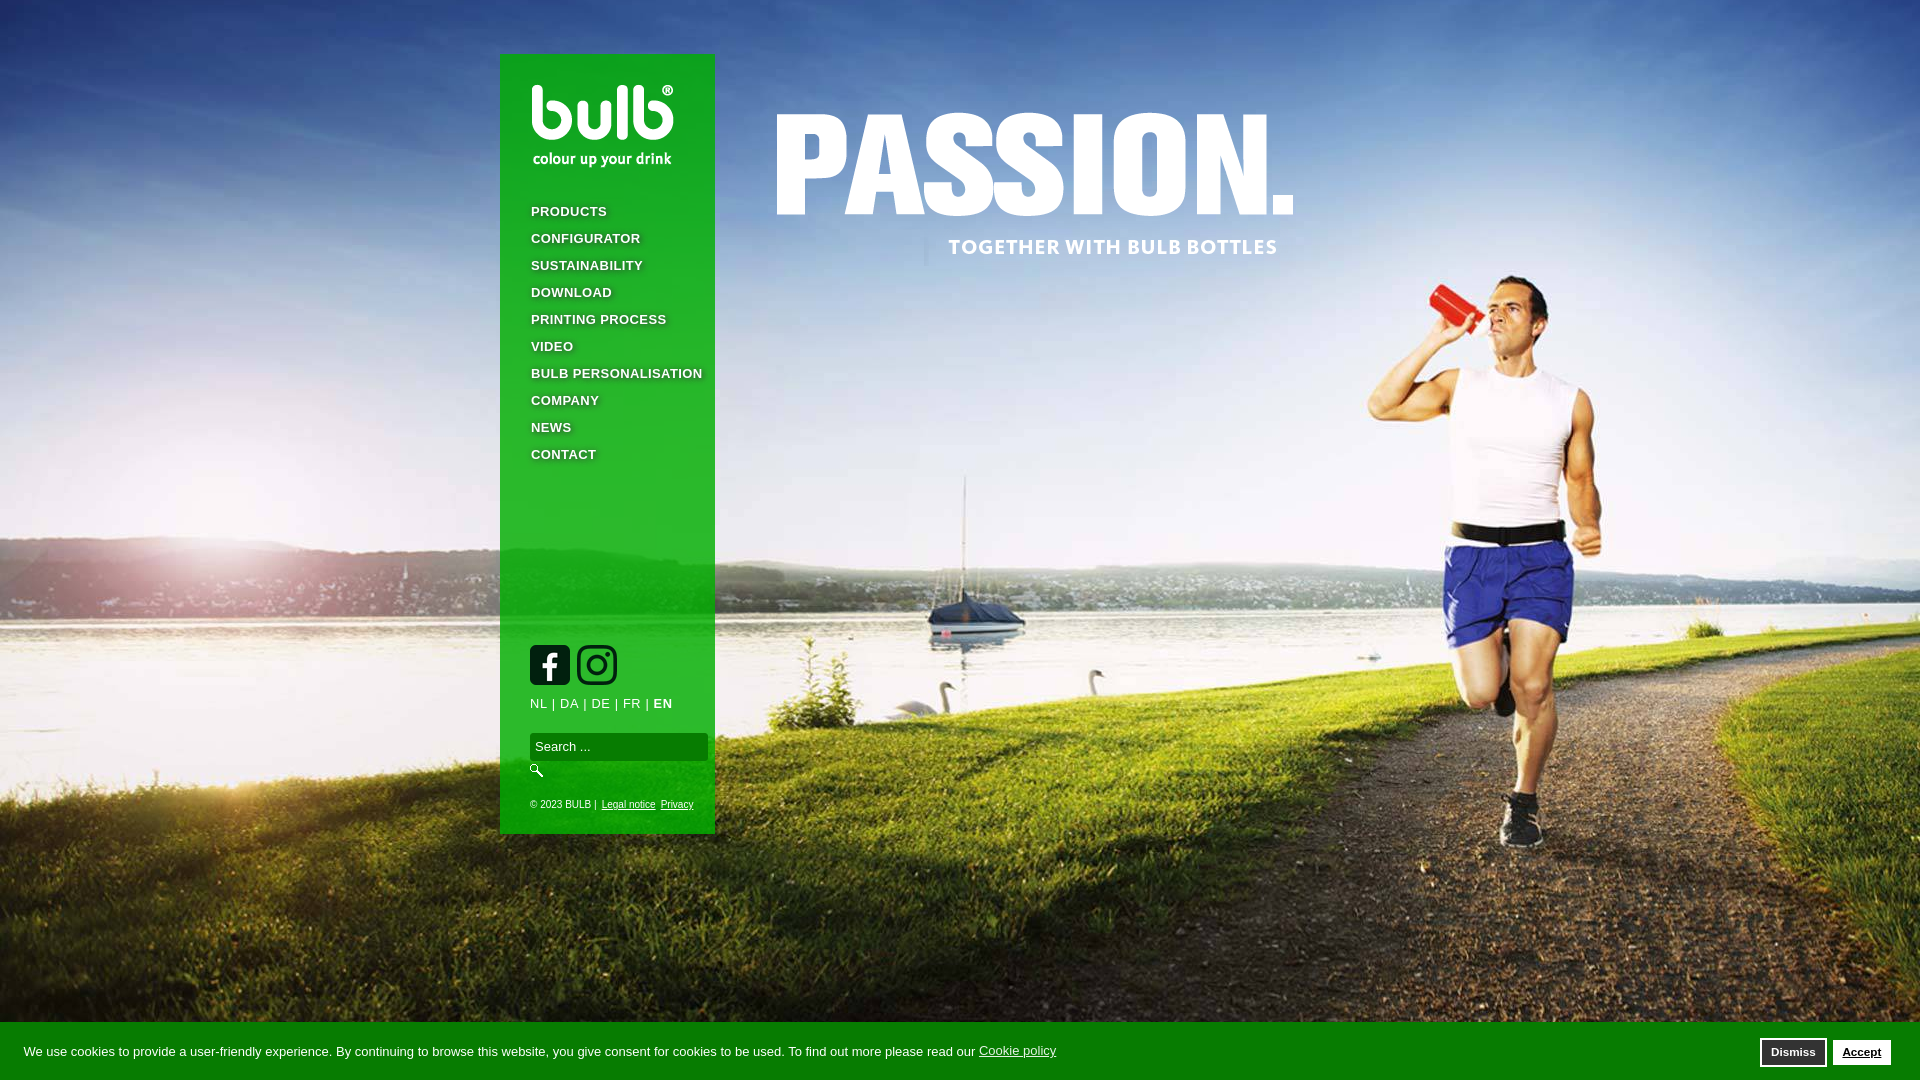 The height and width of the screenshot is (1080, 1920). What do you see at coordinates (653, 702) in the screenshot?
I see `'EN'` at bounding box center [653, 702].